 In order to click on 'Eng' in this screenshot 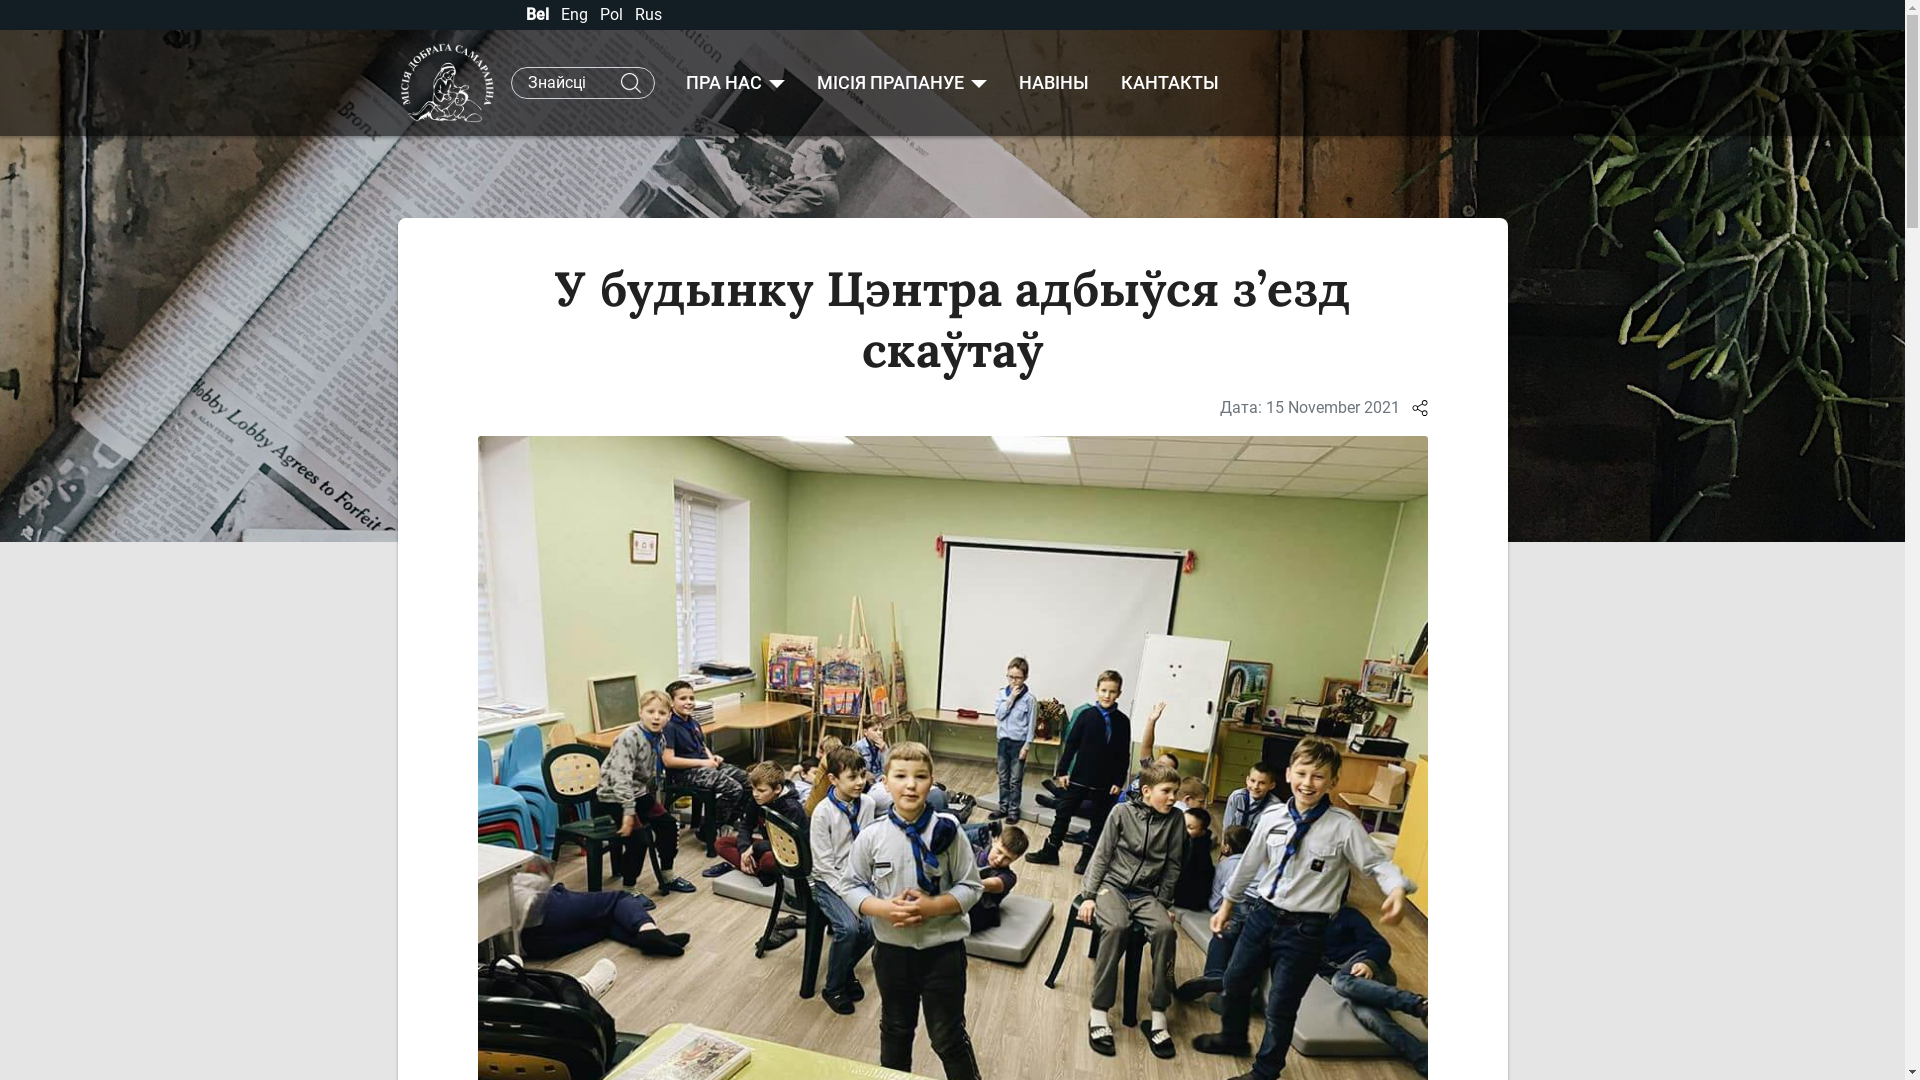, I will do `click(574, 14)`.